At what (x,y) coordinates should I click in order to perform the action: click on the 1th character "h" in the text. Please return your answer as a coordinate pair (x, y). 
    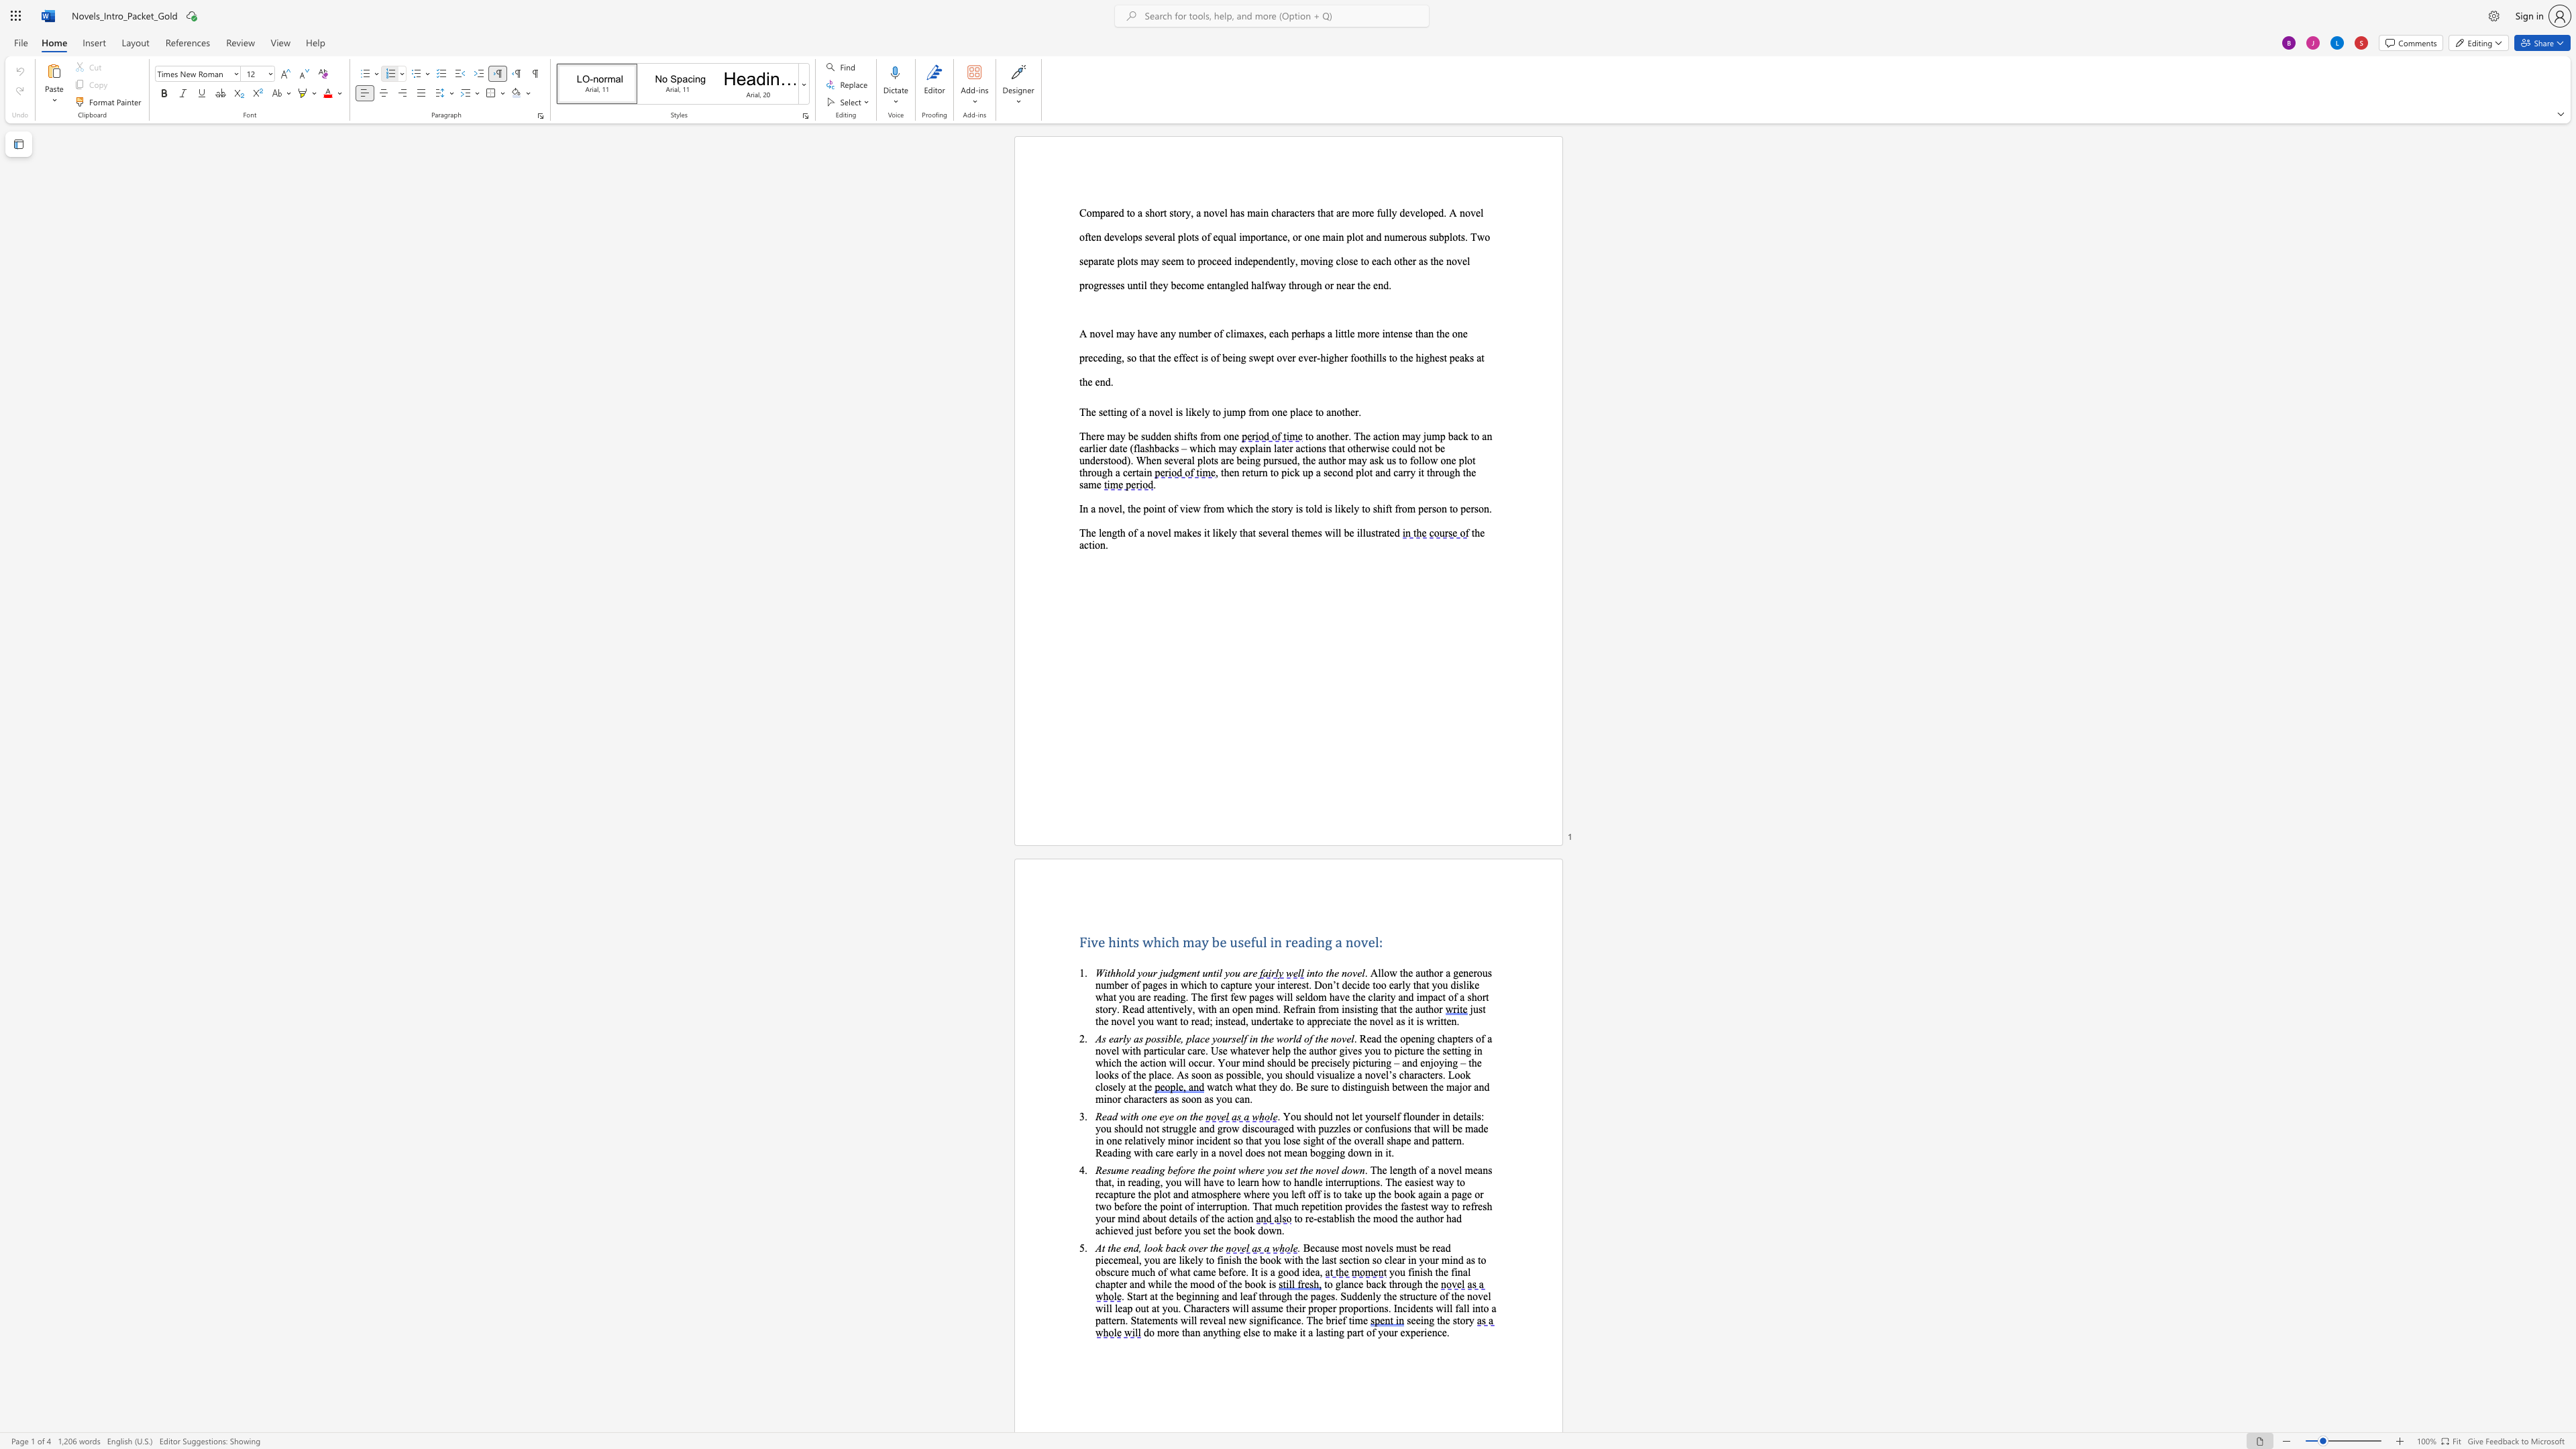
    Looking at the image, I should click on (1430, 1271).